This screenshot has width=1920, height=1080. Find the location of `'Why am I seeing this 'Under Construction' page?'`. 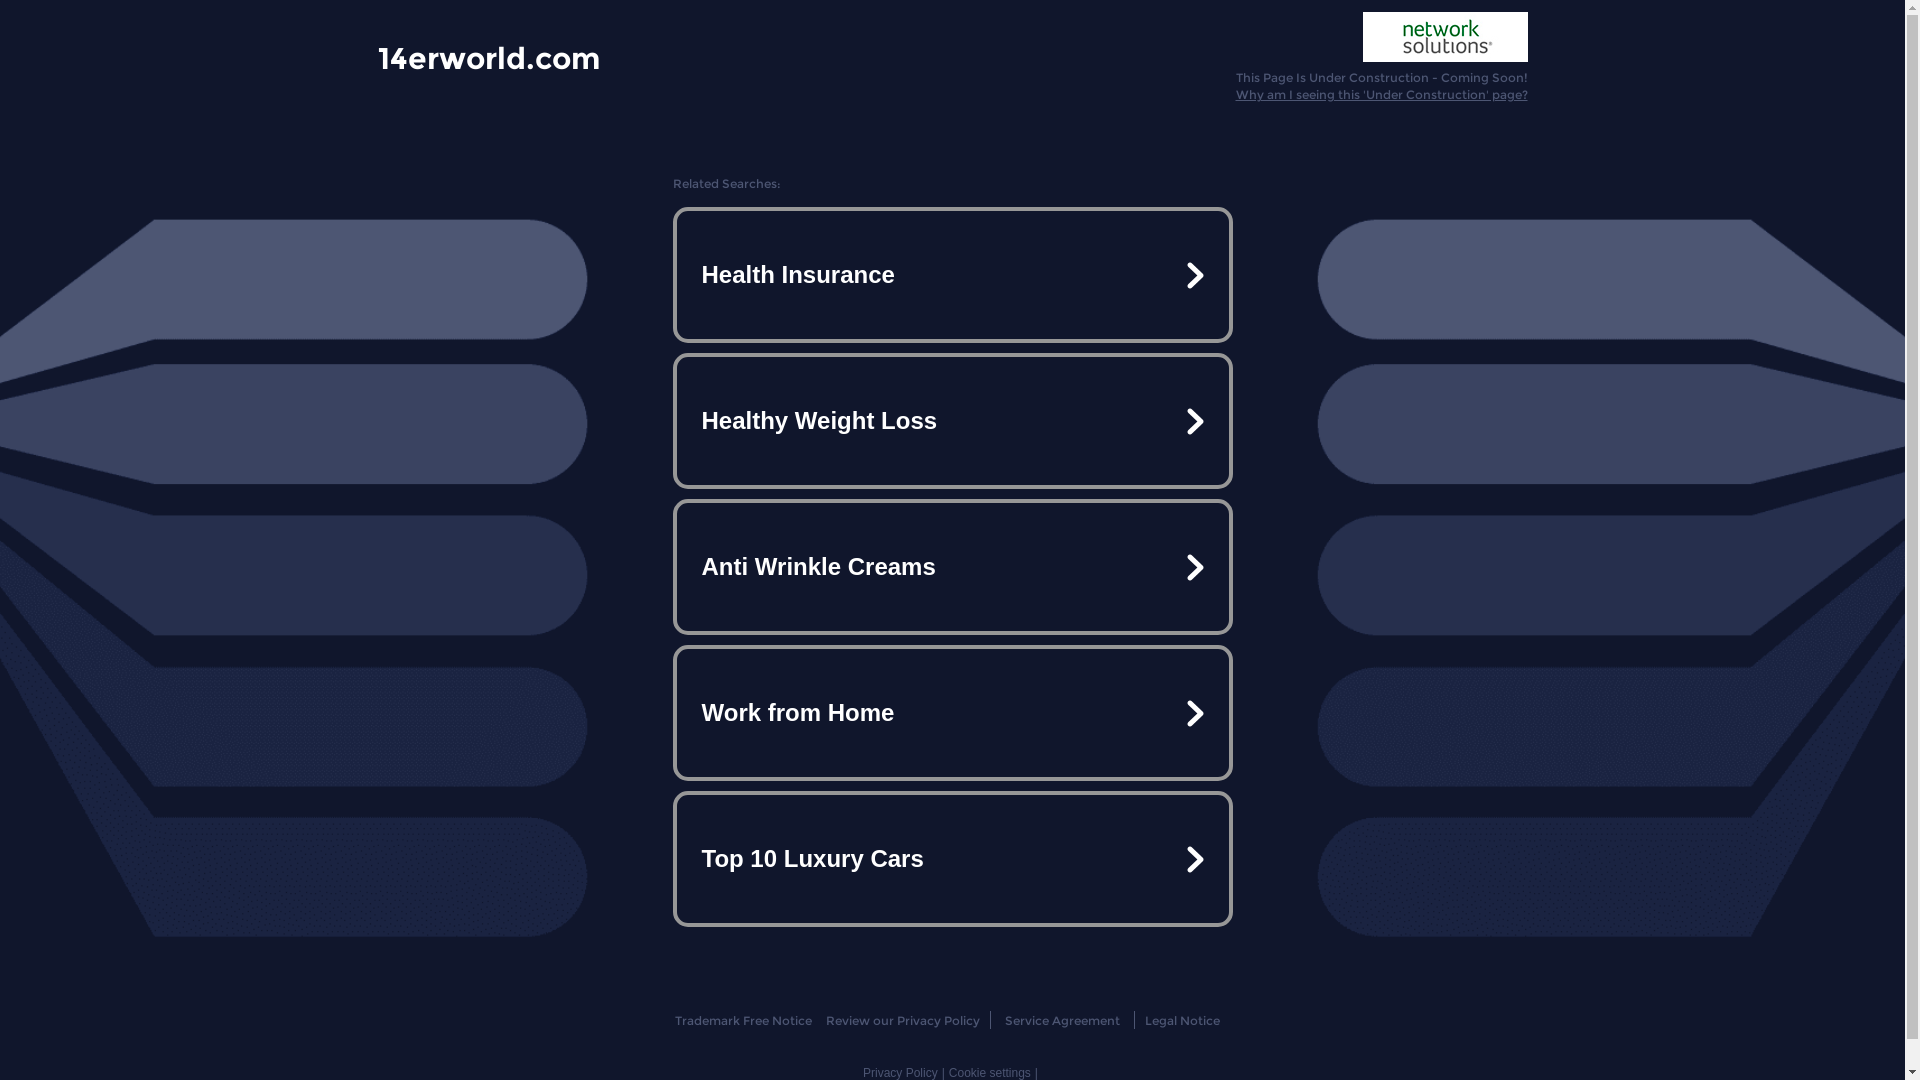

'Why am I seeing this 'Under Construction' page?' is located at coordinates (1381, 94).